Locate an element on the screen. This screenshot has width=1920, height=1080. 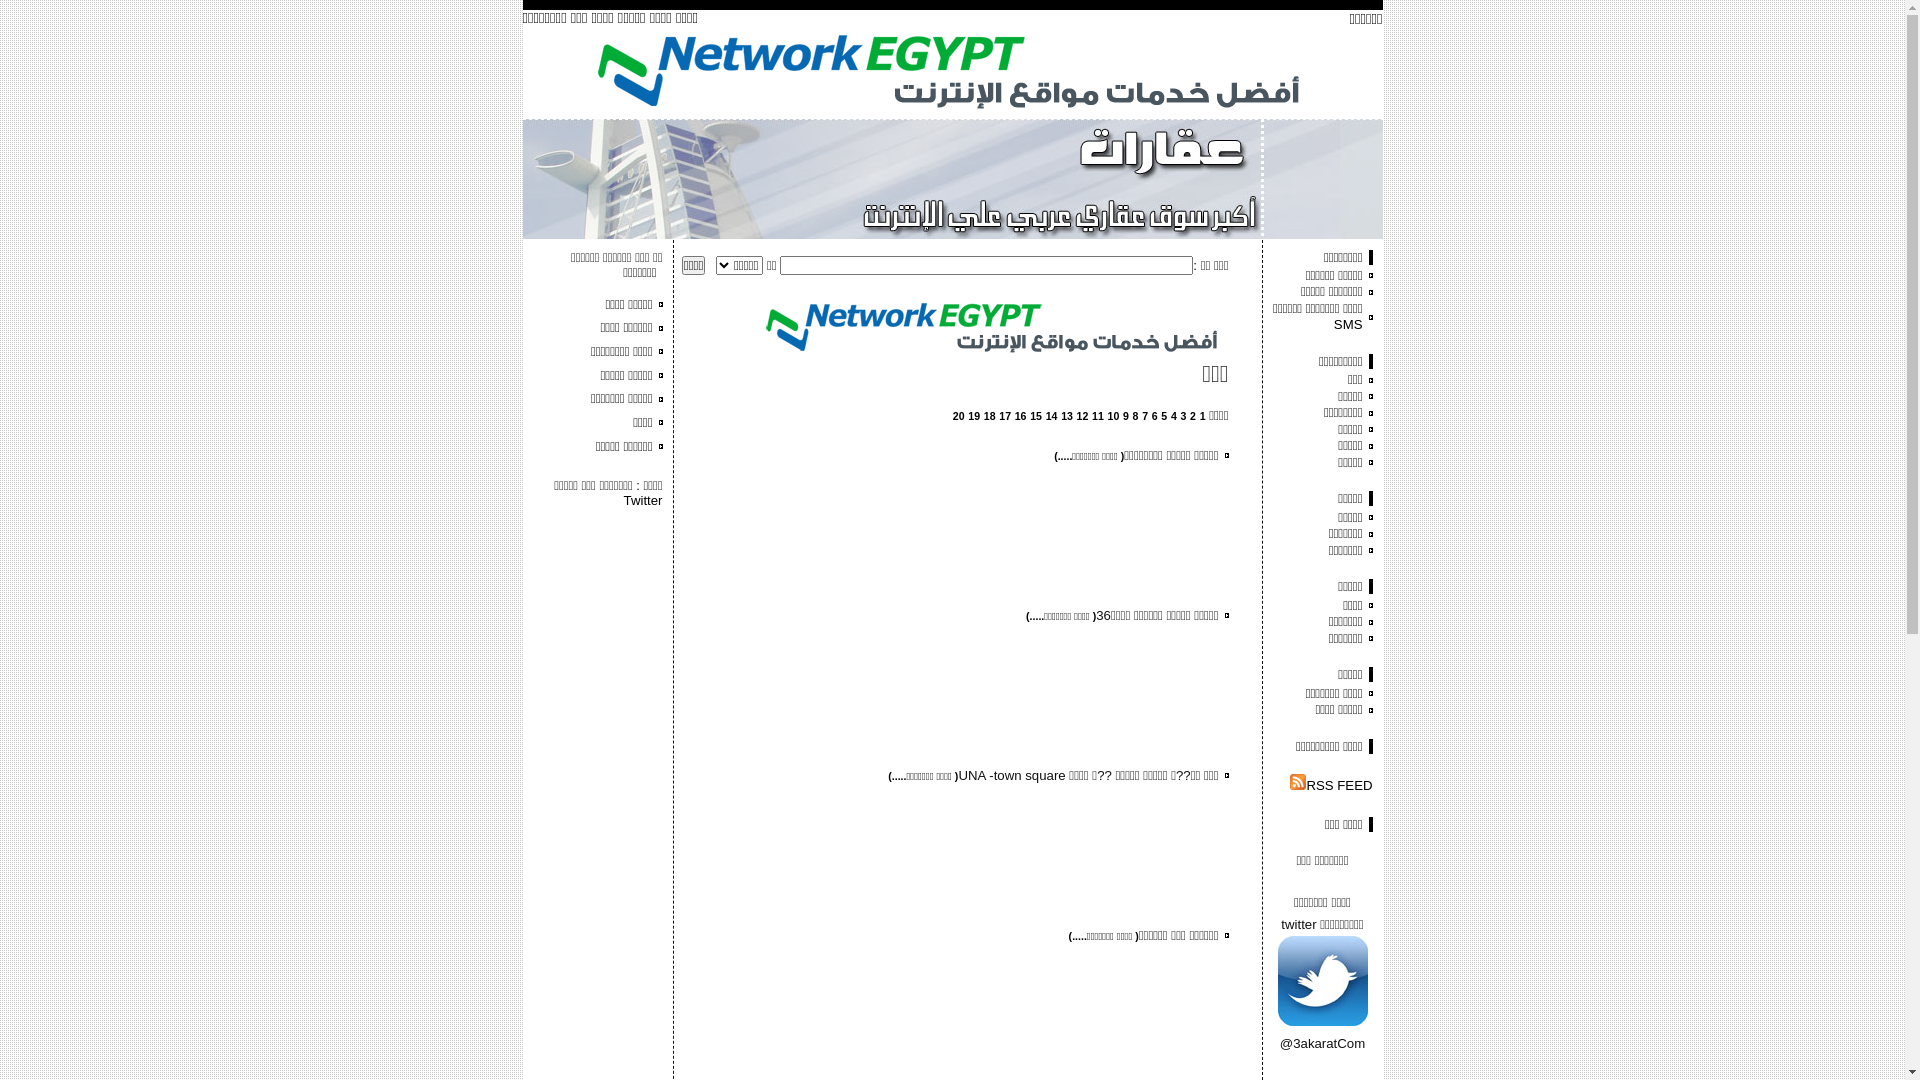
'Twitter' is located at coordinates (643, 499).